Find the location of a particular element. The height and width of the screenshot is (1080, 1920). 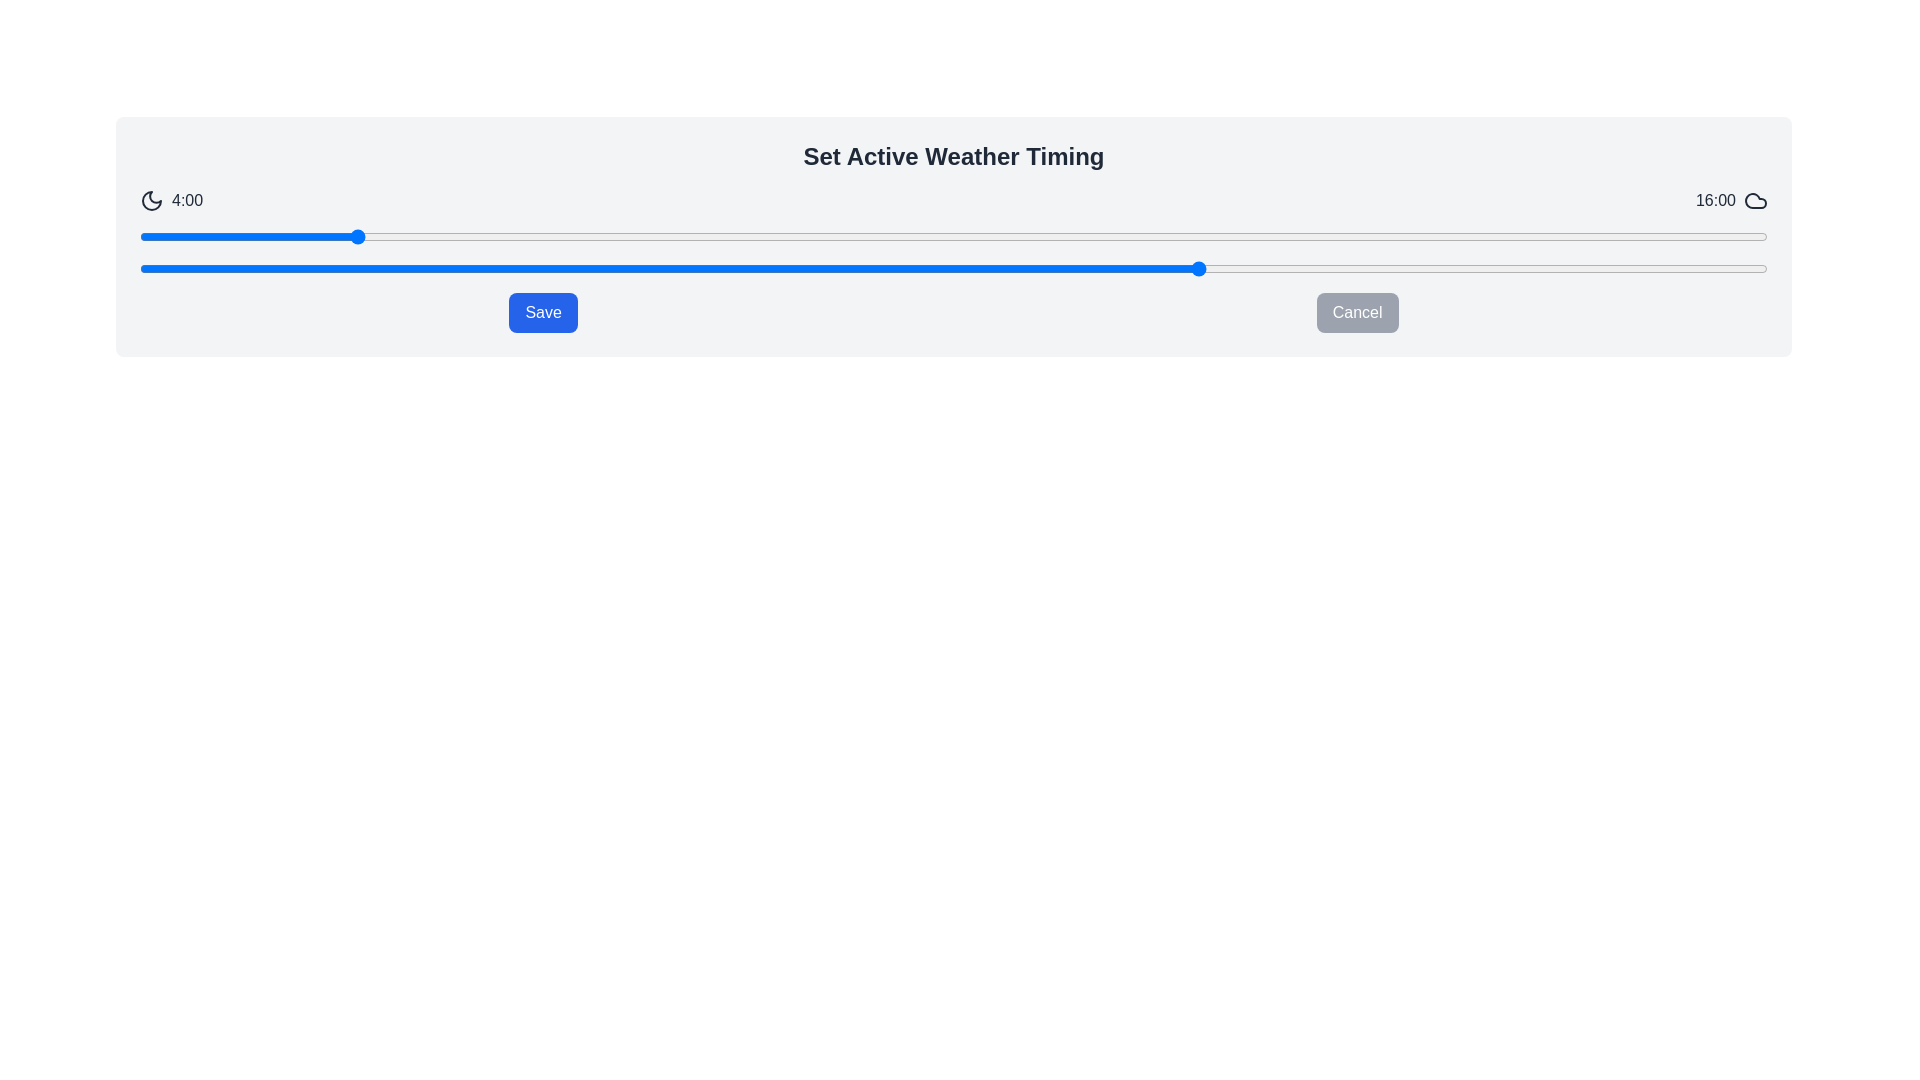

the SVG cloud icon located next to the time display '16:00' in the upper-right section of the interface is located at coordinates (1755, 200).